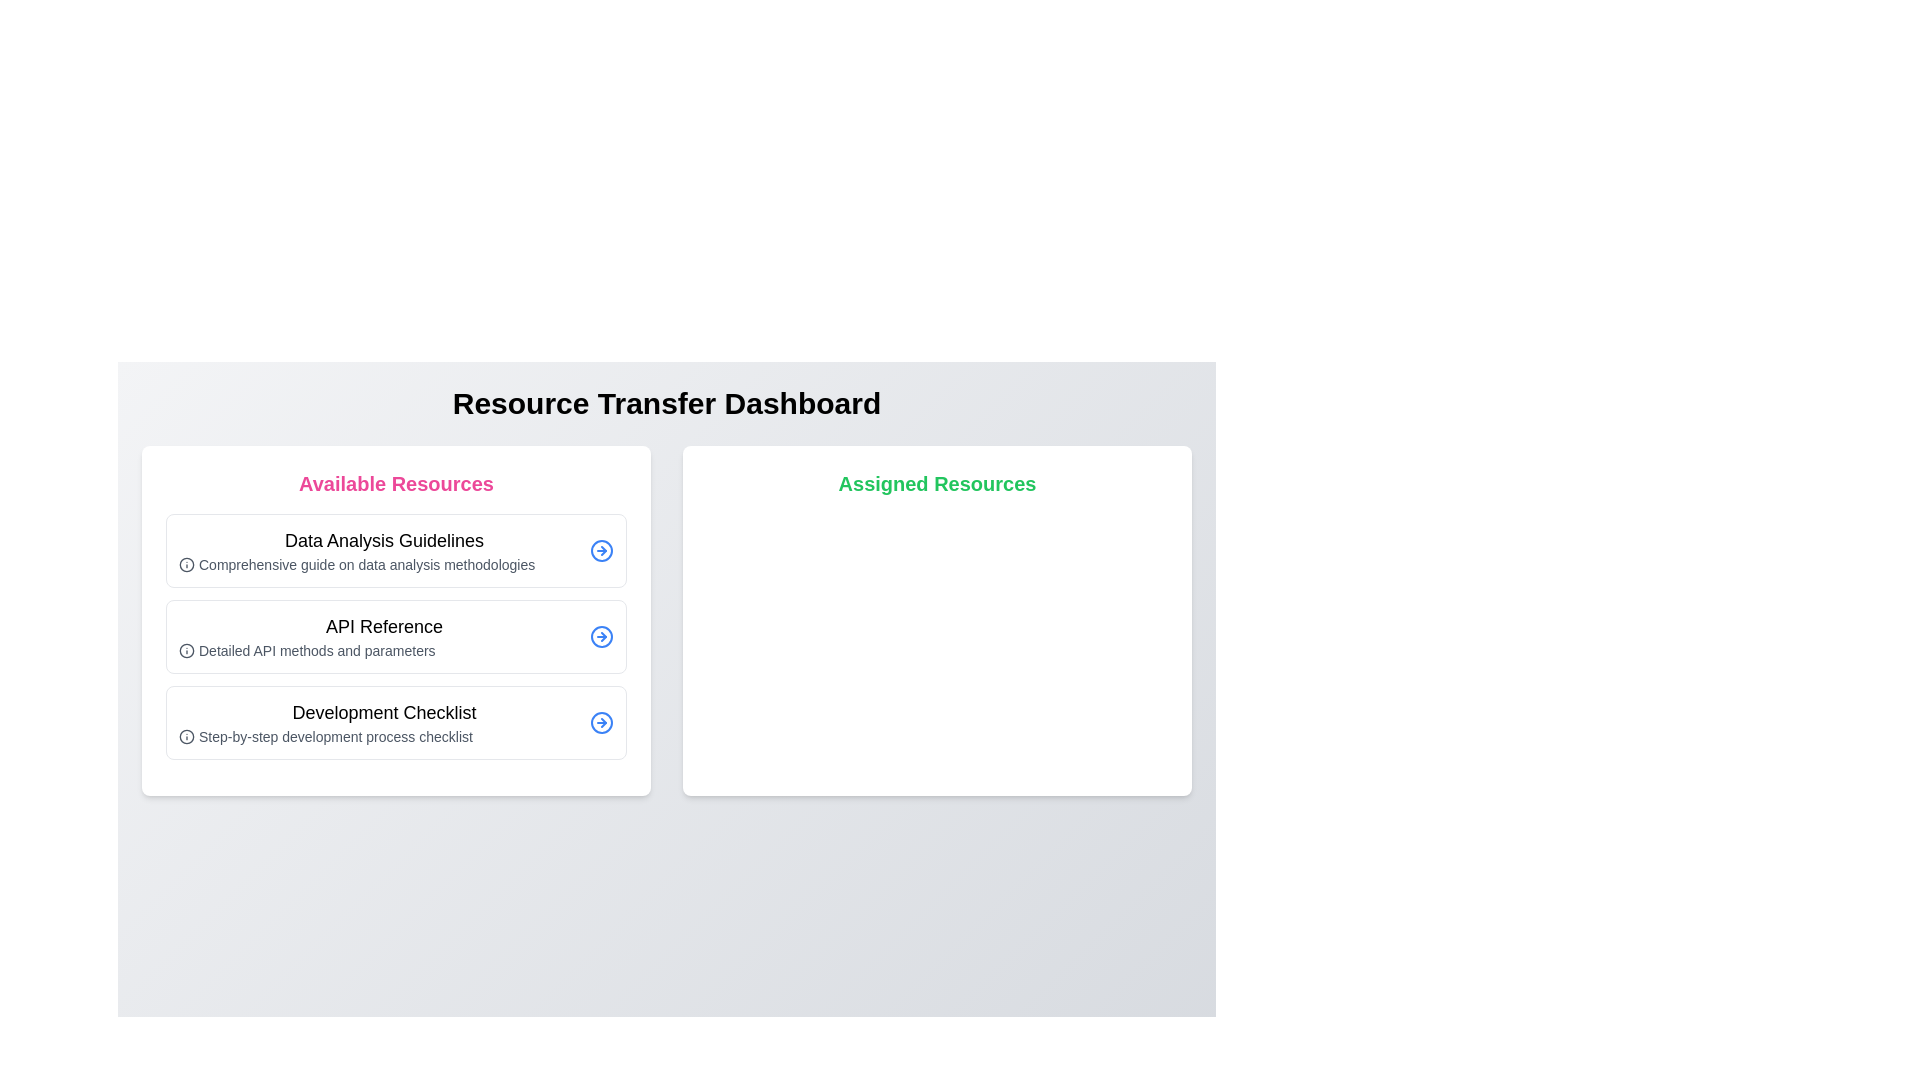  What do you see at coordinates (396, 551) in the screenshot?
I see `the Interactive Card in the 'Available Resources' section, which is the first entry among three cards` at bounding box center [396, 551].